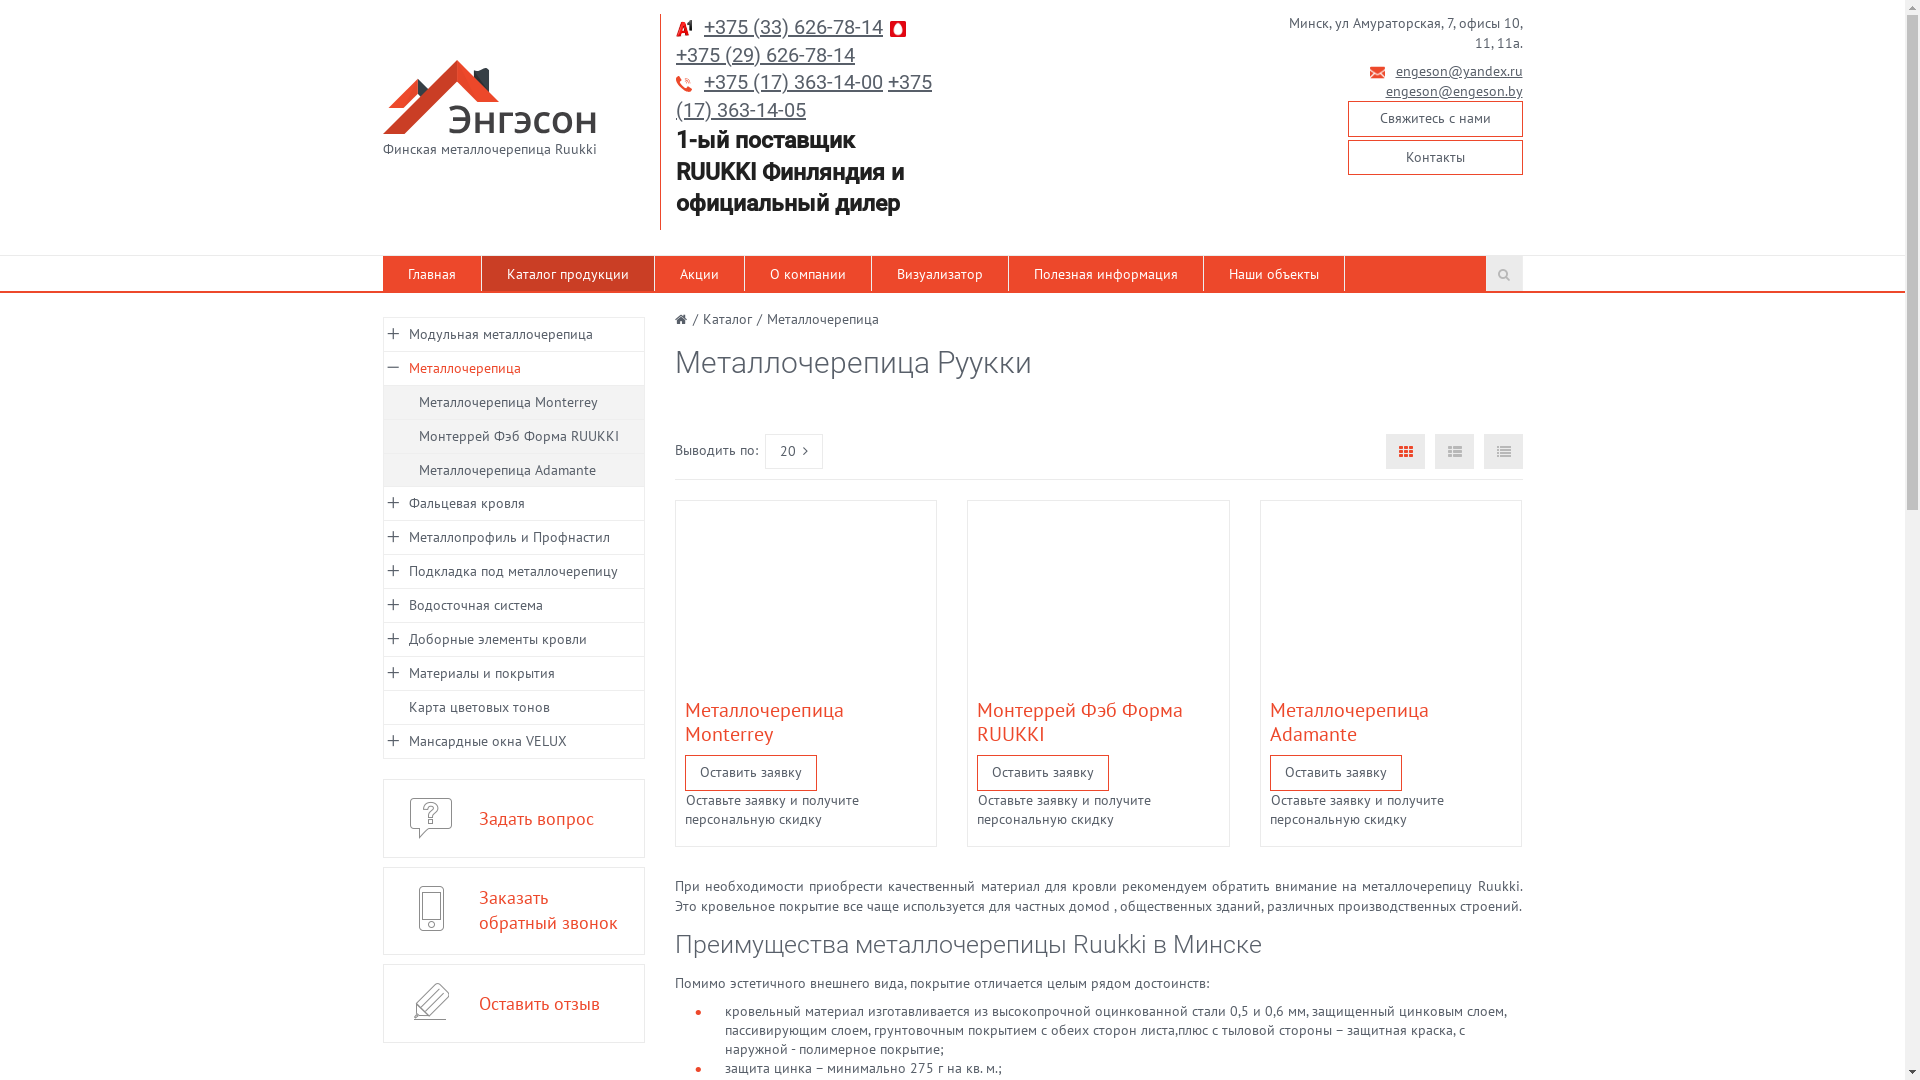  Describe the element at coordinates (1368, 71) in the screenshot. I see `'mail.png'` at that location.